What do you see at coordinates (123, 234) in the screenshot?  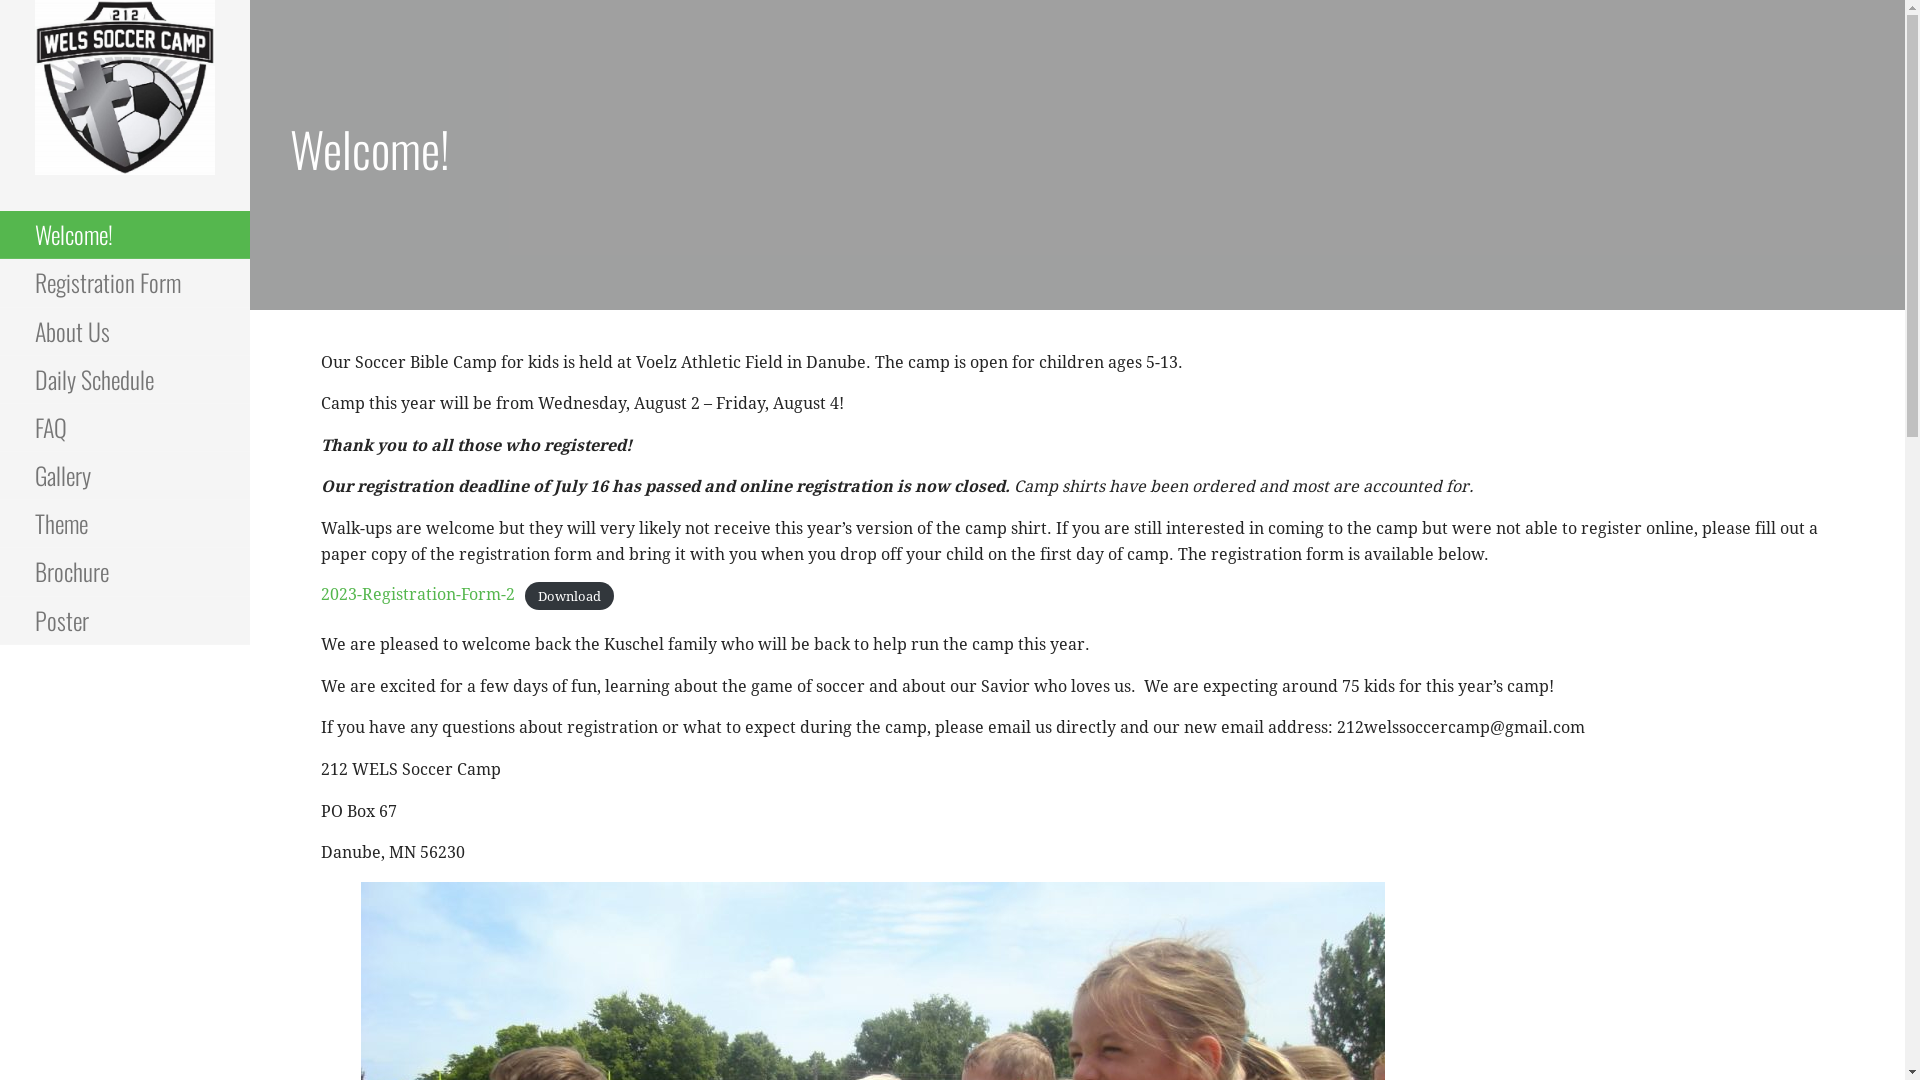 I see `'Welcome!'` at bounding box center [123, 234].